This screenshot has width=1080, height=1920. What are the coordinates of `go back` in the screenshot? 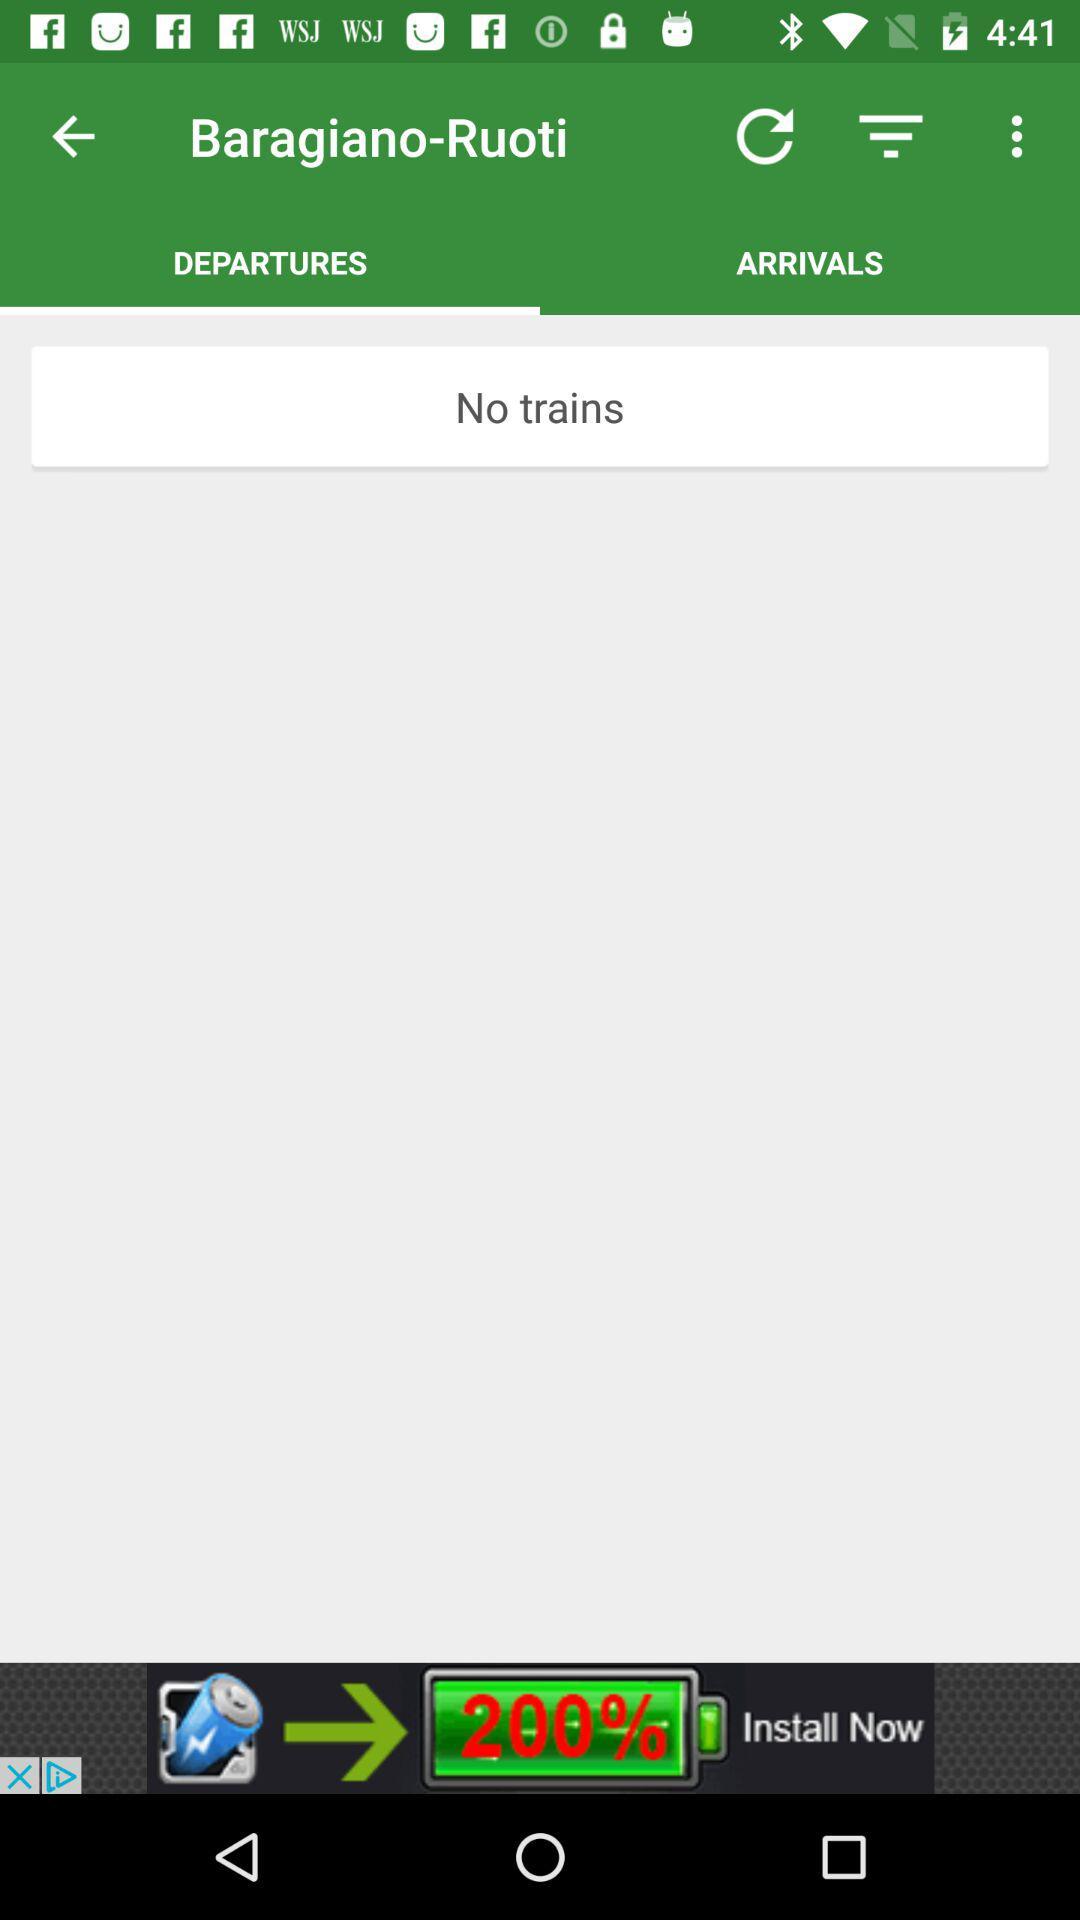 It's located at (88, 135).